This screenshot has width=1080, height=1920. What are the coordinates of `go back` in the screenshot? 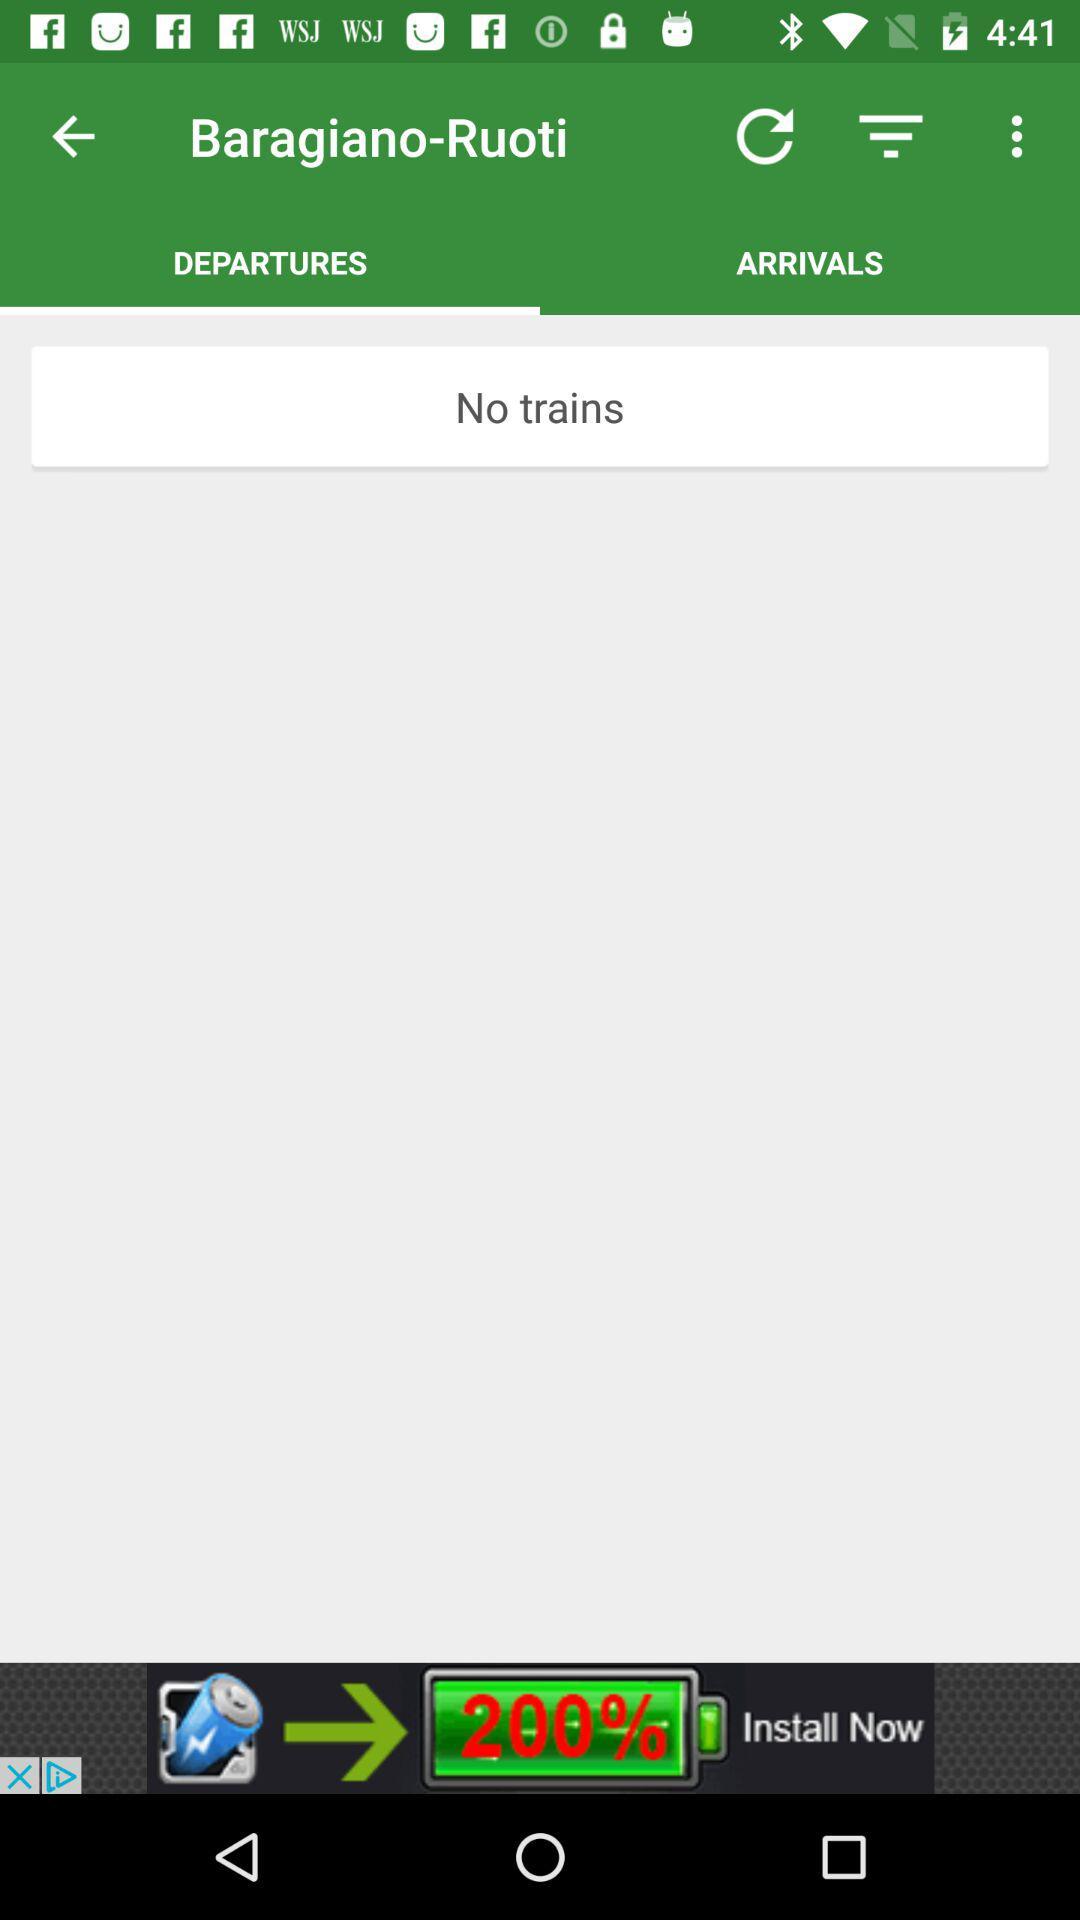 It's located at (88, 135).